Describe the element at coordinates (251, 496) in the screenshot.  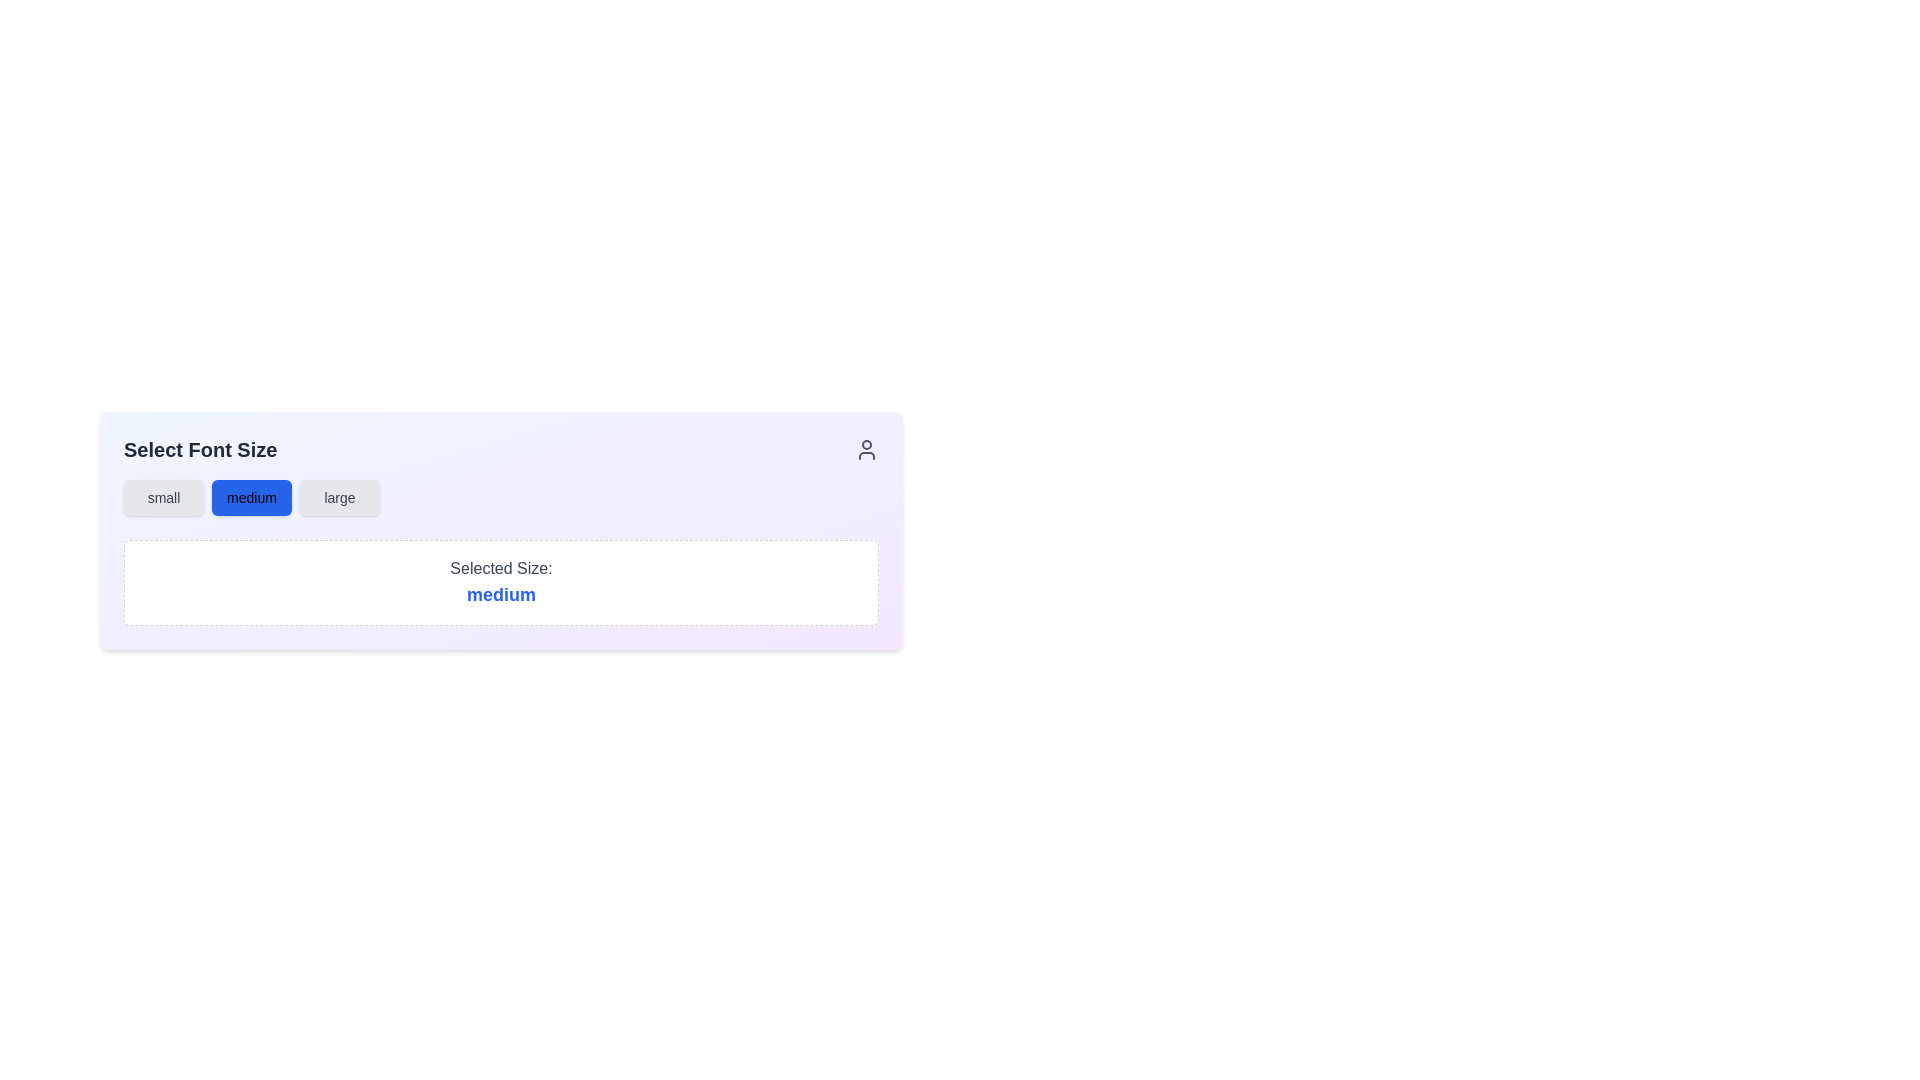
I see `the rectangular button labeled 'medium' with a blue background and white text, which is the second button in the size selection group in the 'Select Font Size' section` at that location.